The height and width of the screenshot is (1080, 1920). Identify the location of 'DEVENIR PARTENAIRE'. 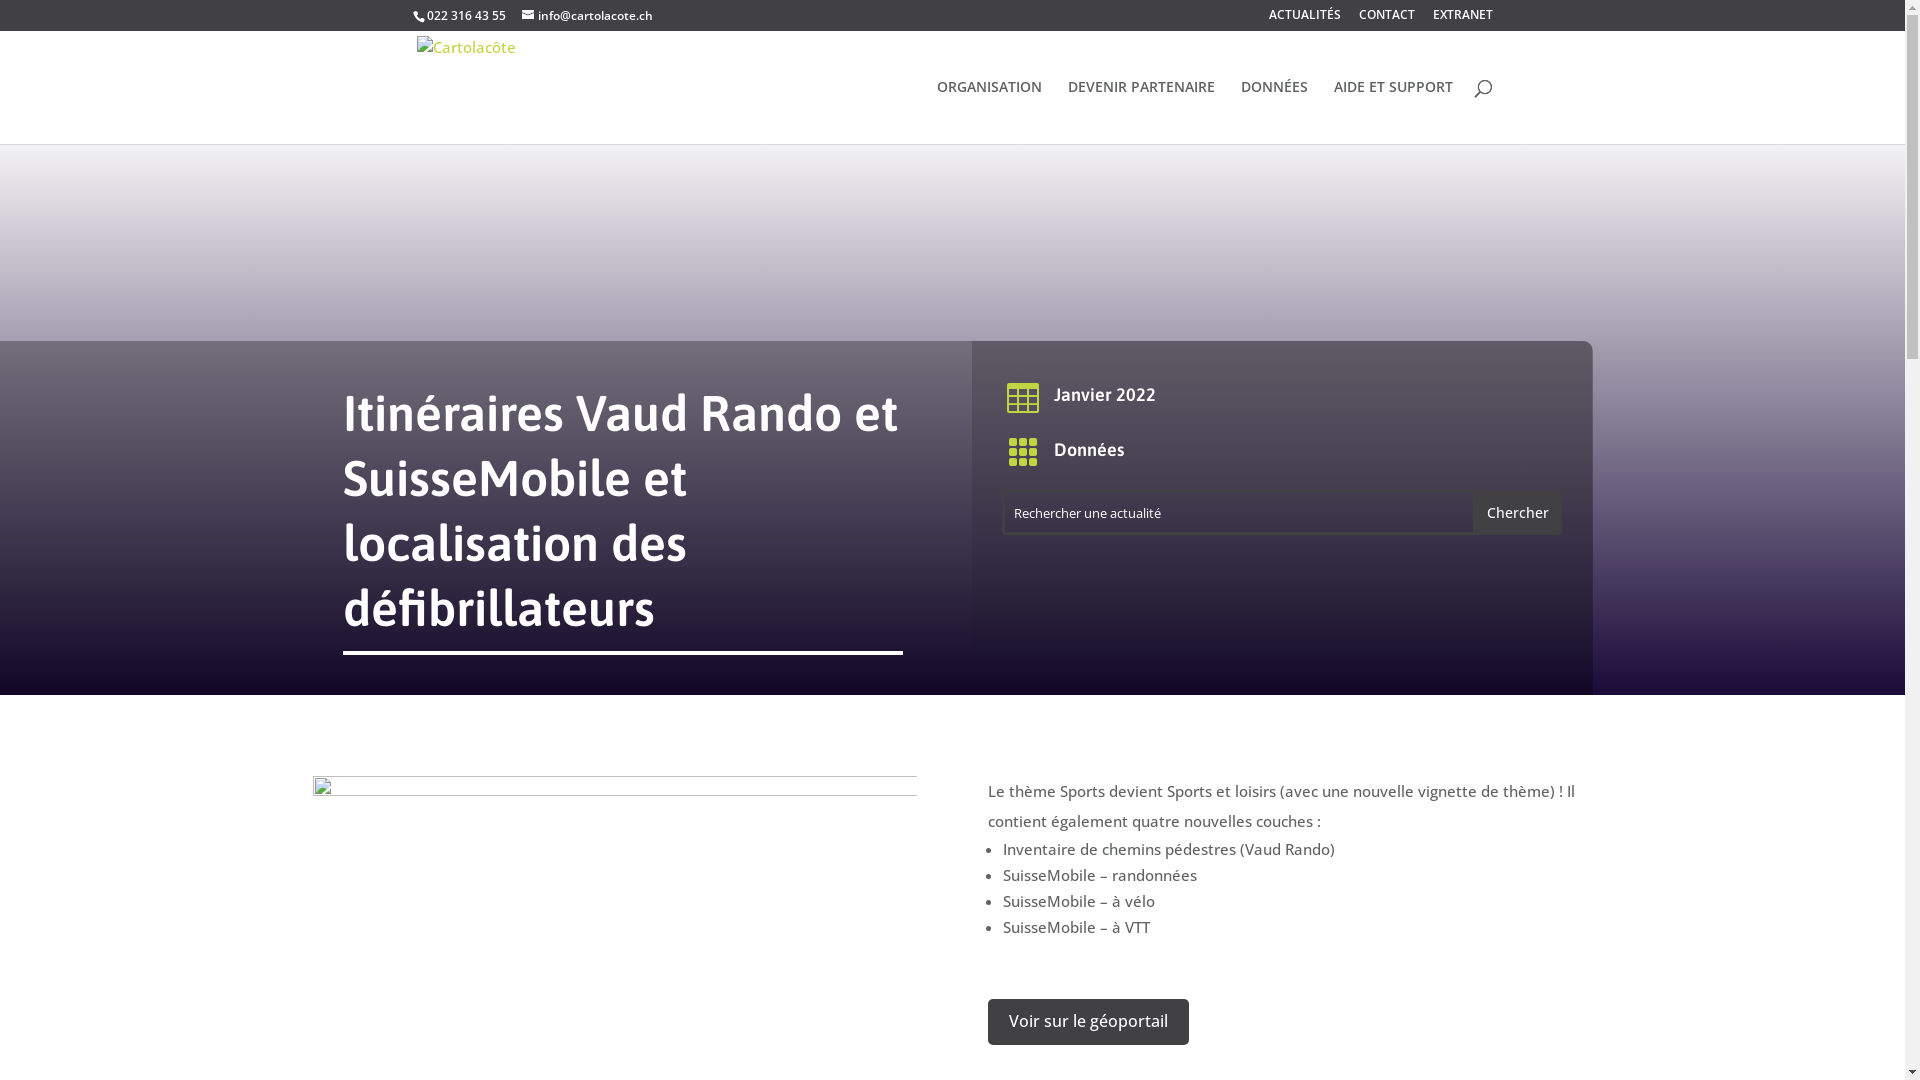
(1141, 111).